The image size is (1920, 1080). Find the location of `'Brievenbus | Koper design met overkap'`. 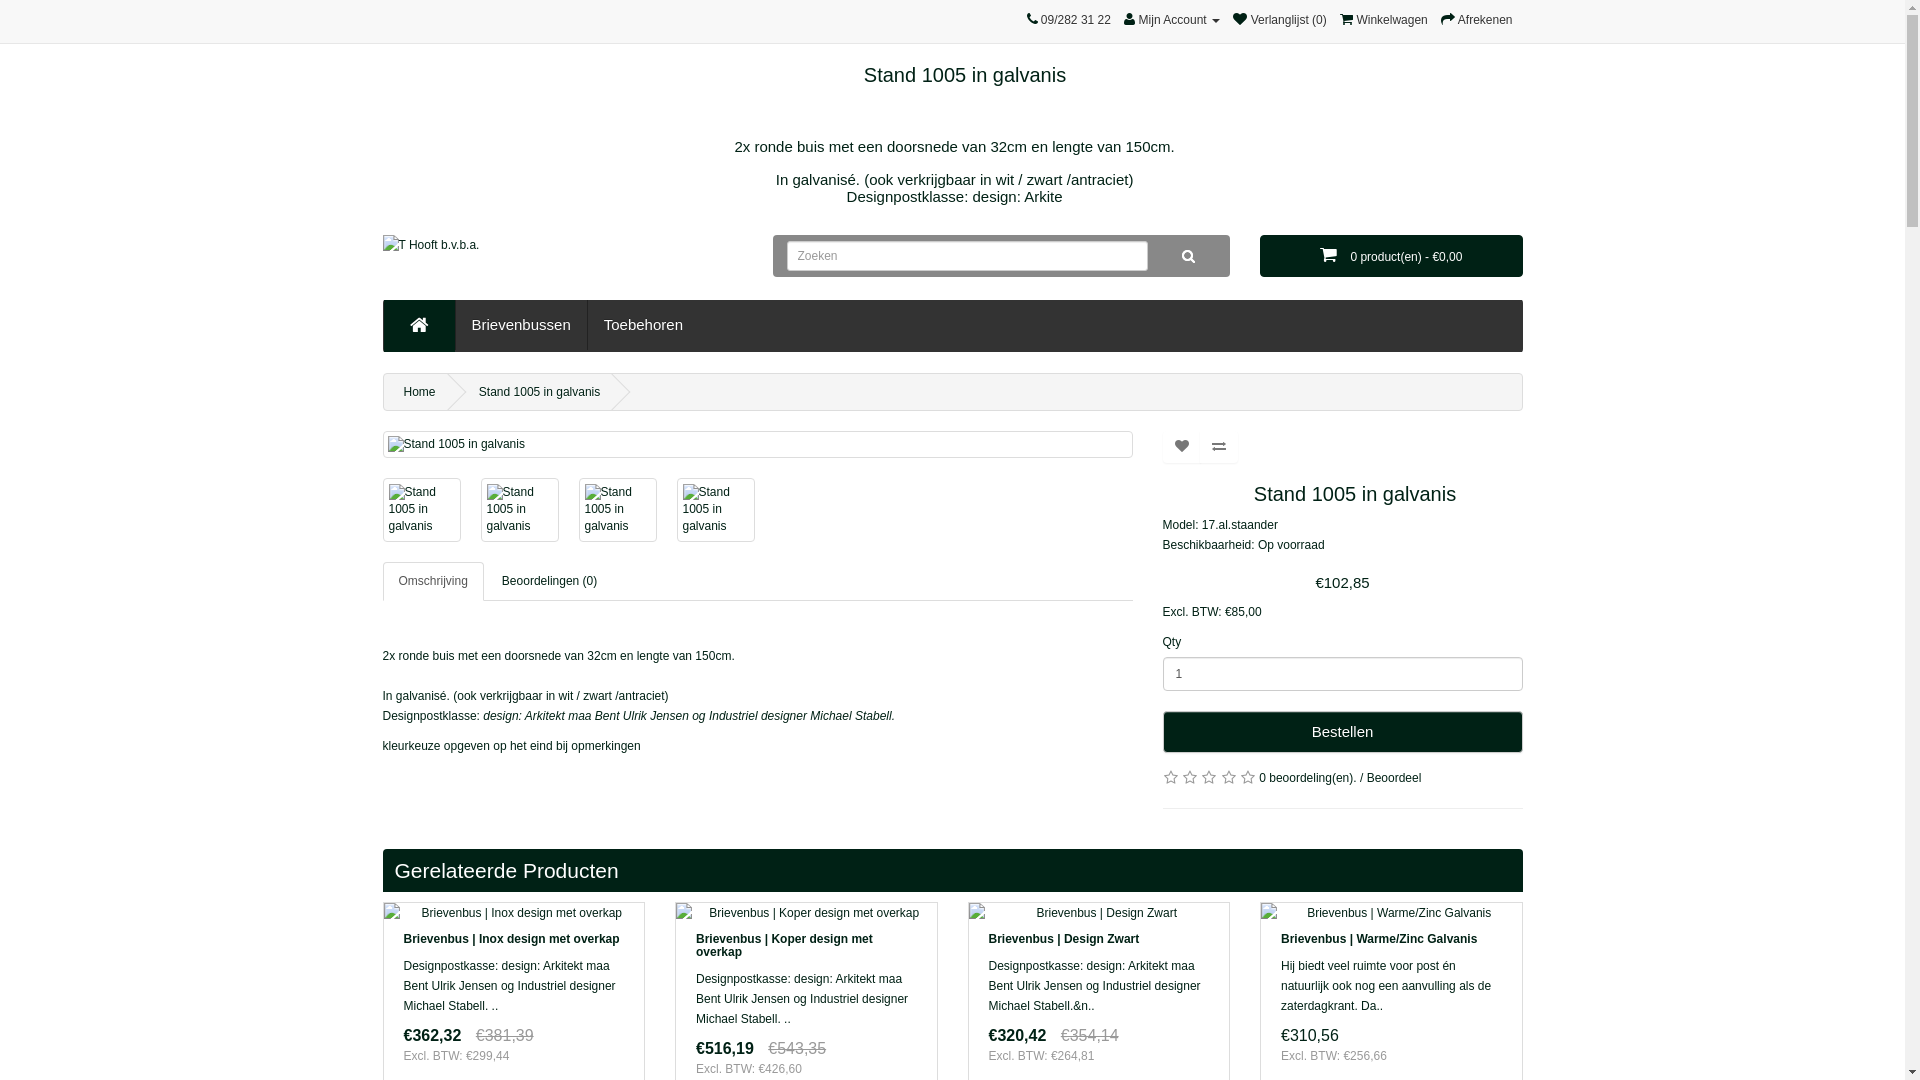

'Brievenbus | Koper design met overkap' is located at coordinates (783, 945).